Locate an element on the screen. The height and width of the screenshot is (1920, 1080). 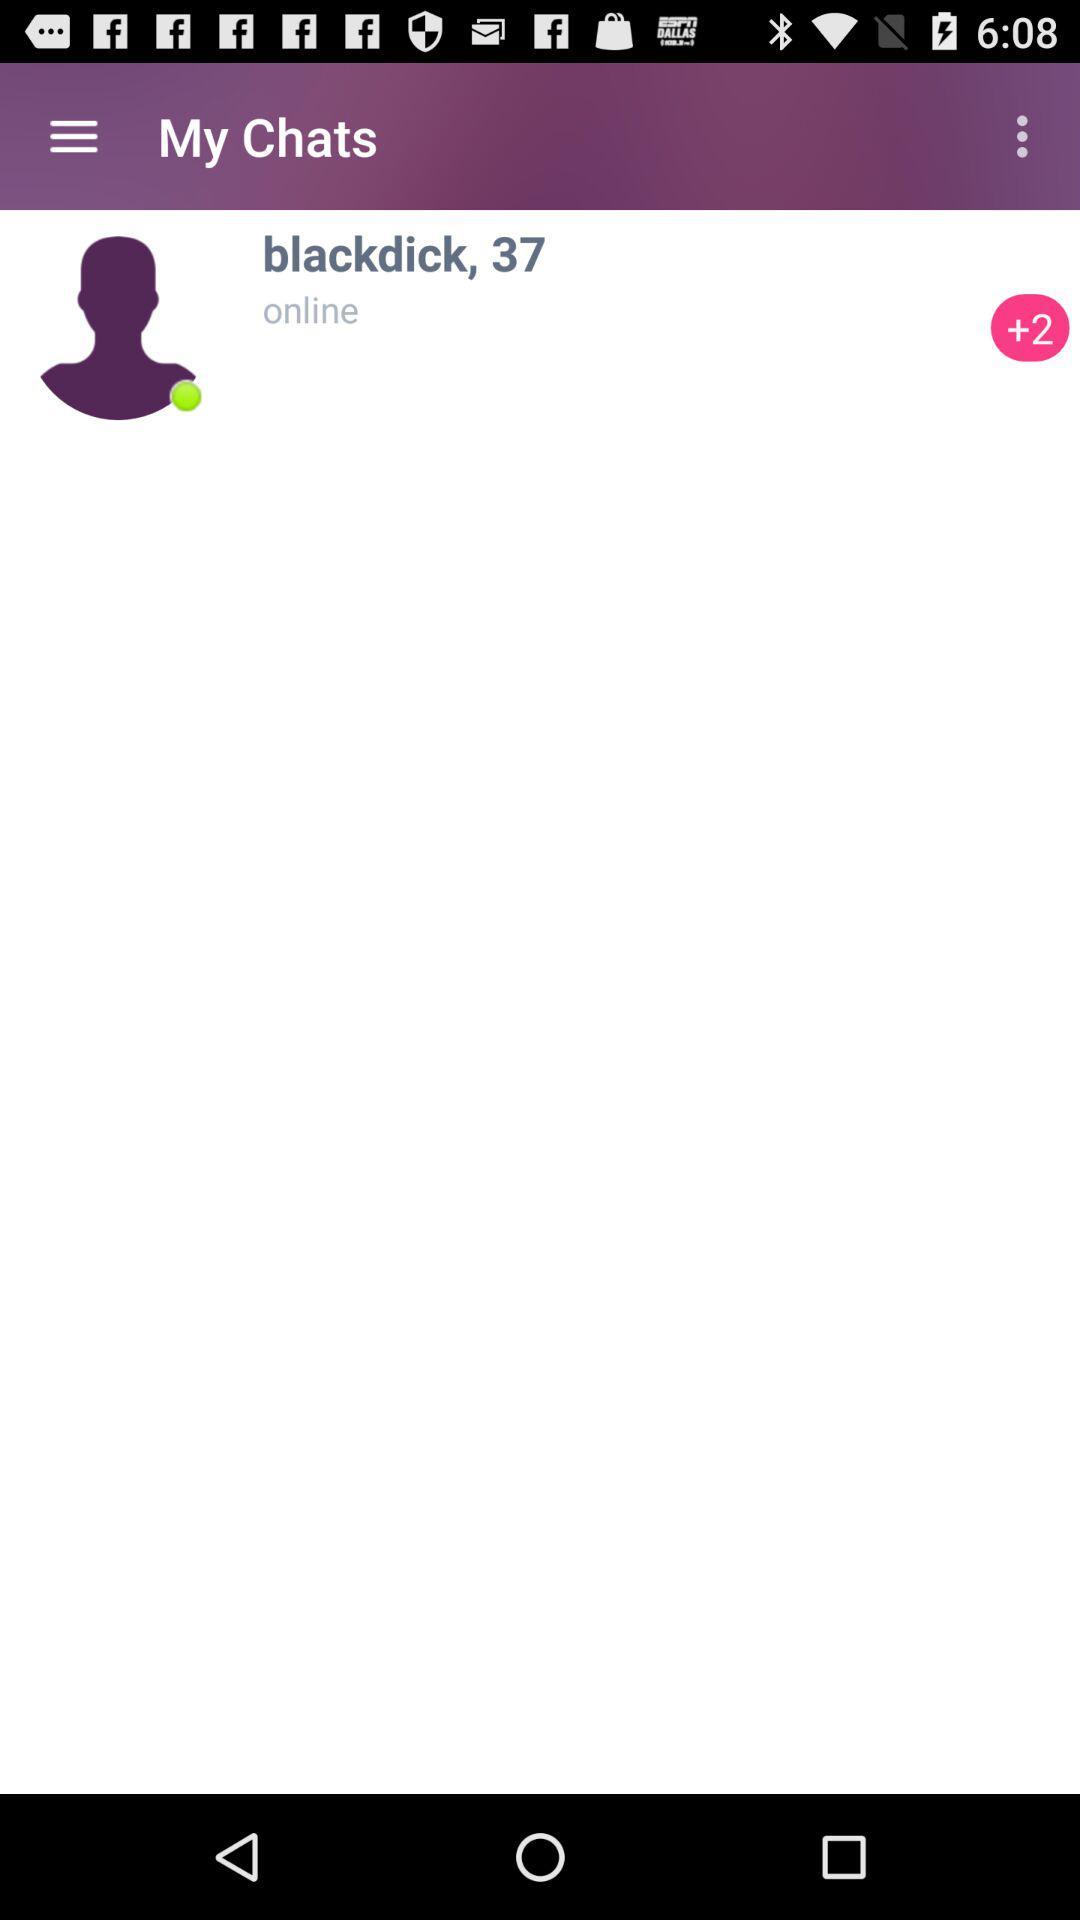
item next to +2 is located at coordinates (186, 396).